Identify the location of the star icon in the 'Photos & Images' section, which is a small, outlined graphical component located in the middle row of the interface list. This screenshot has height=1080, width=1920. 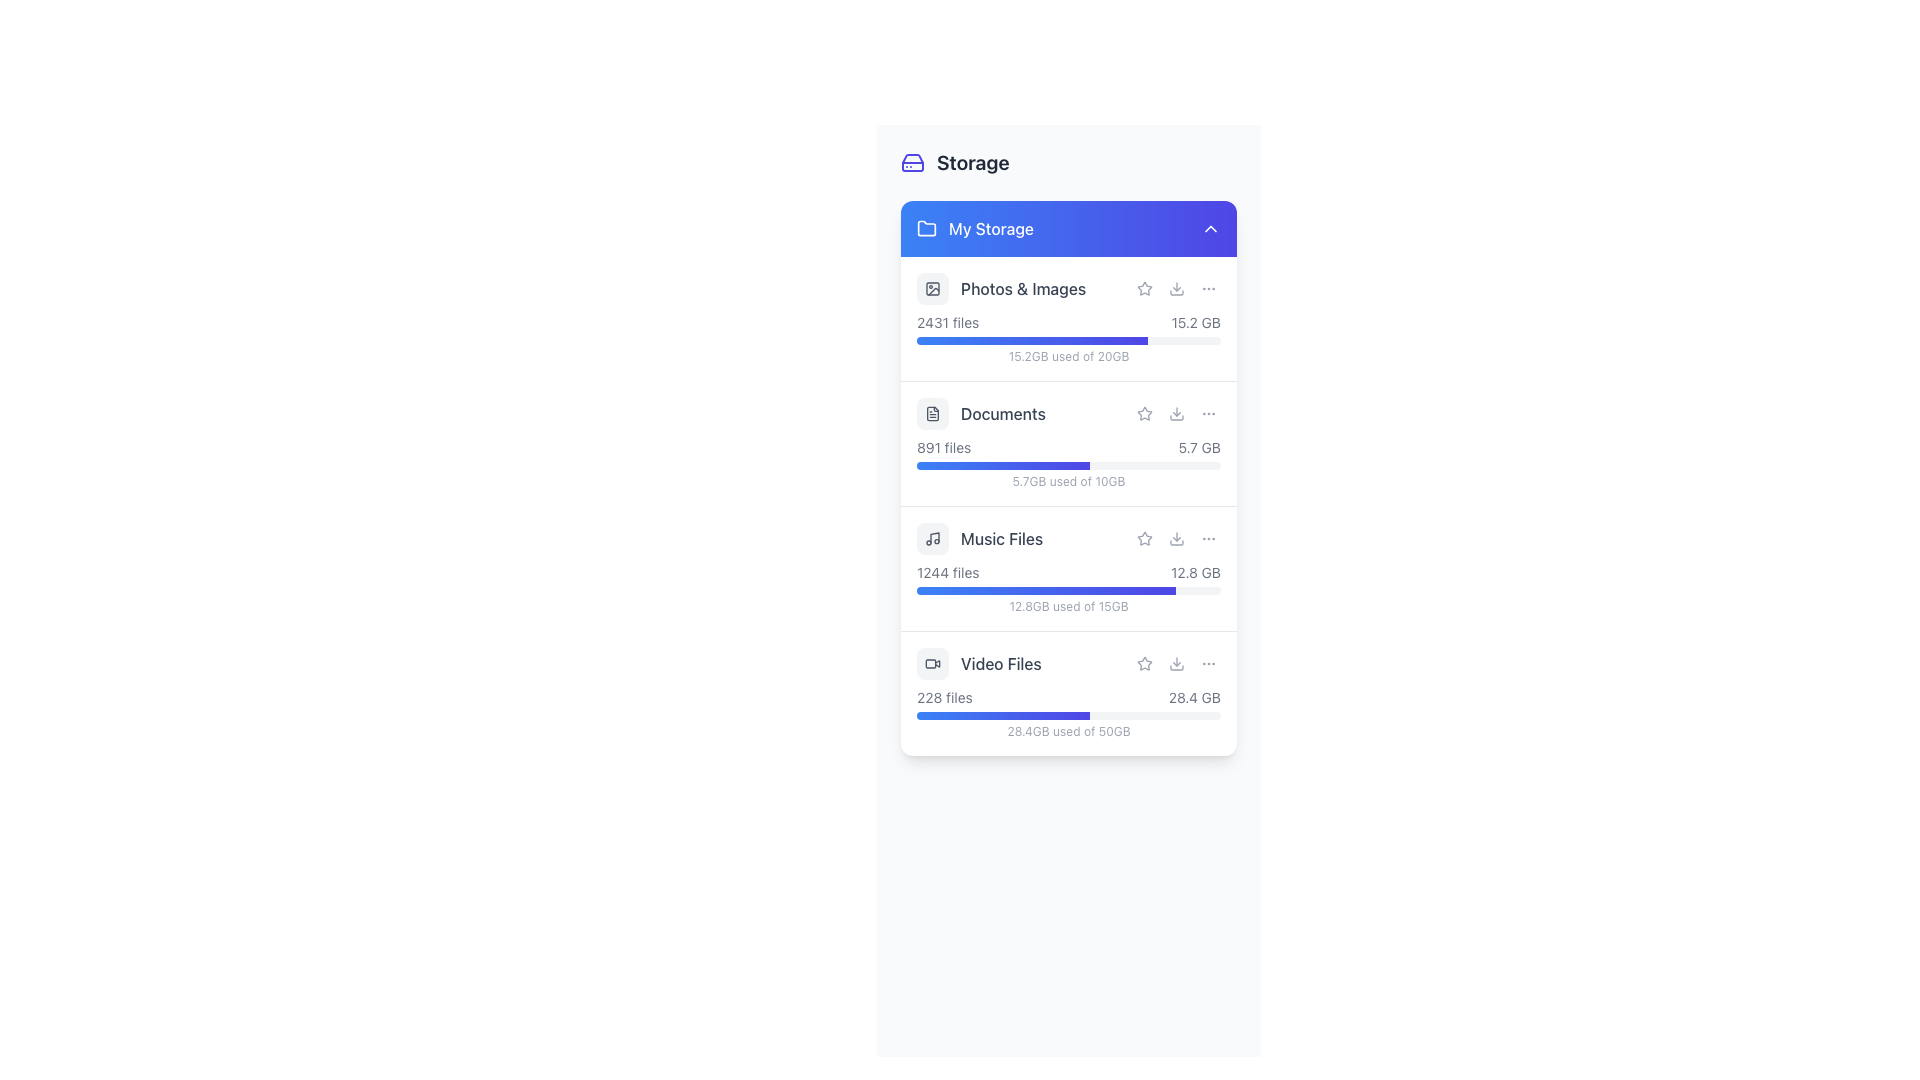
(1145, 288).